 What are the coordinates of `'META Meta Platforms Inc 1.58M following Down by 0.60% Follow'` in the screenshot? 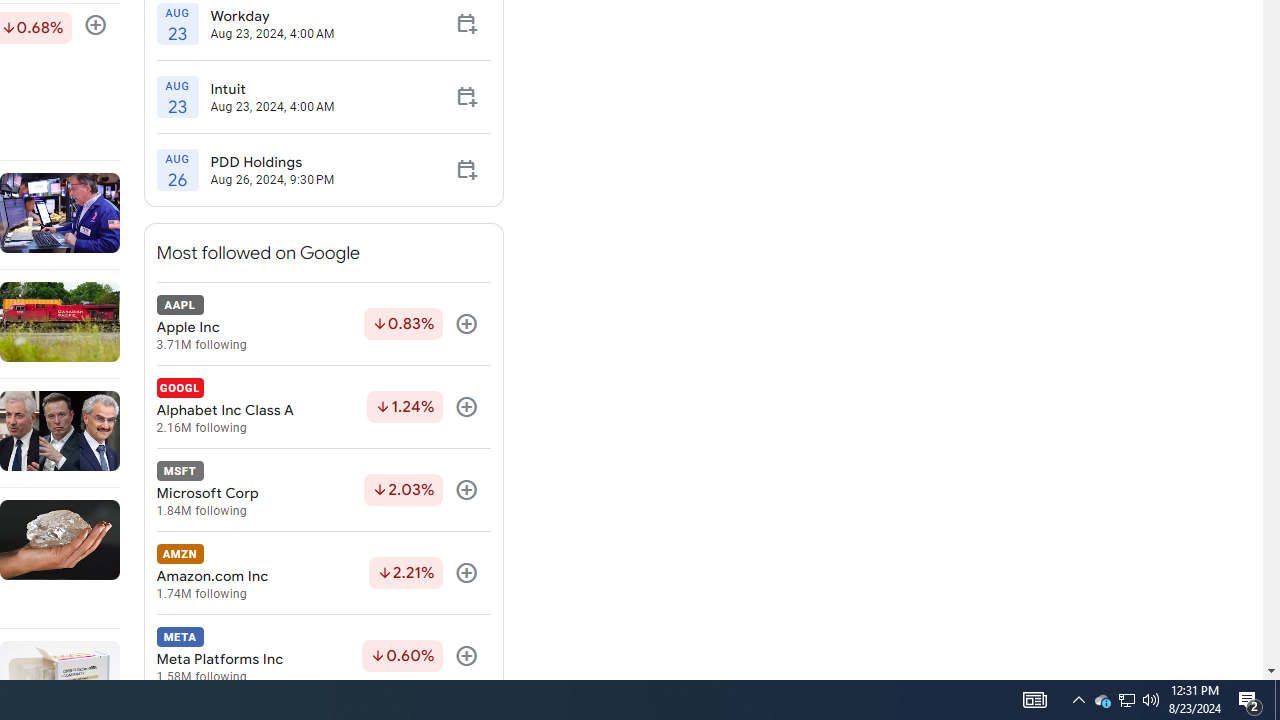 It's located at (323, 656).